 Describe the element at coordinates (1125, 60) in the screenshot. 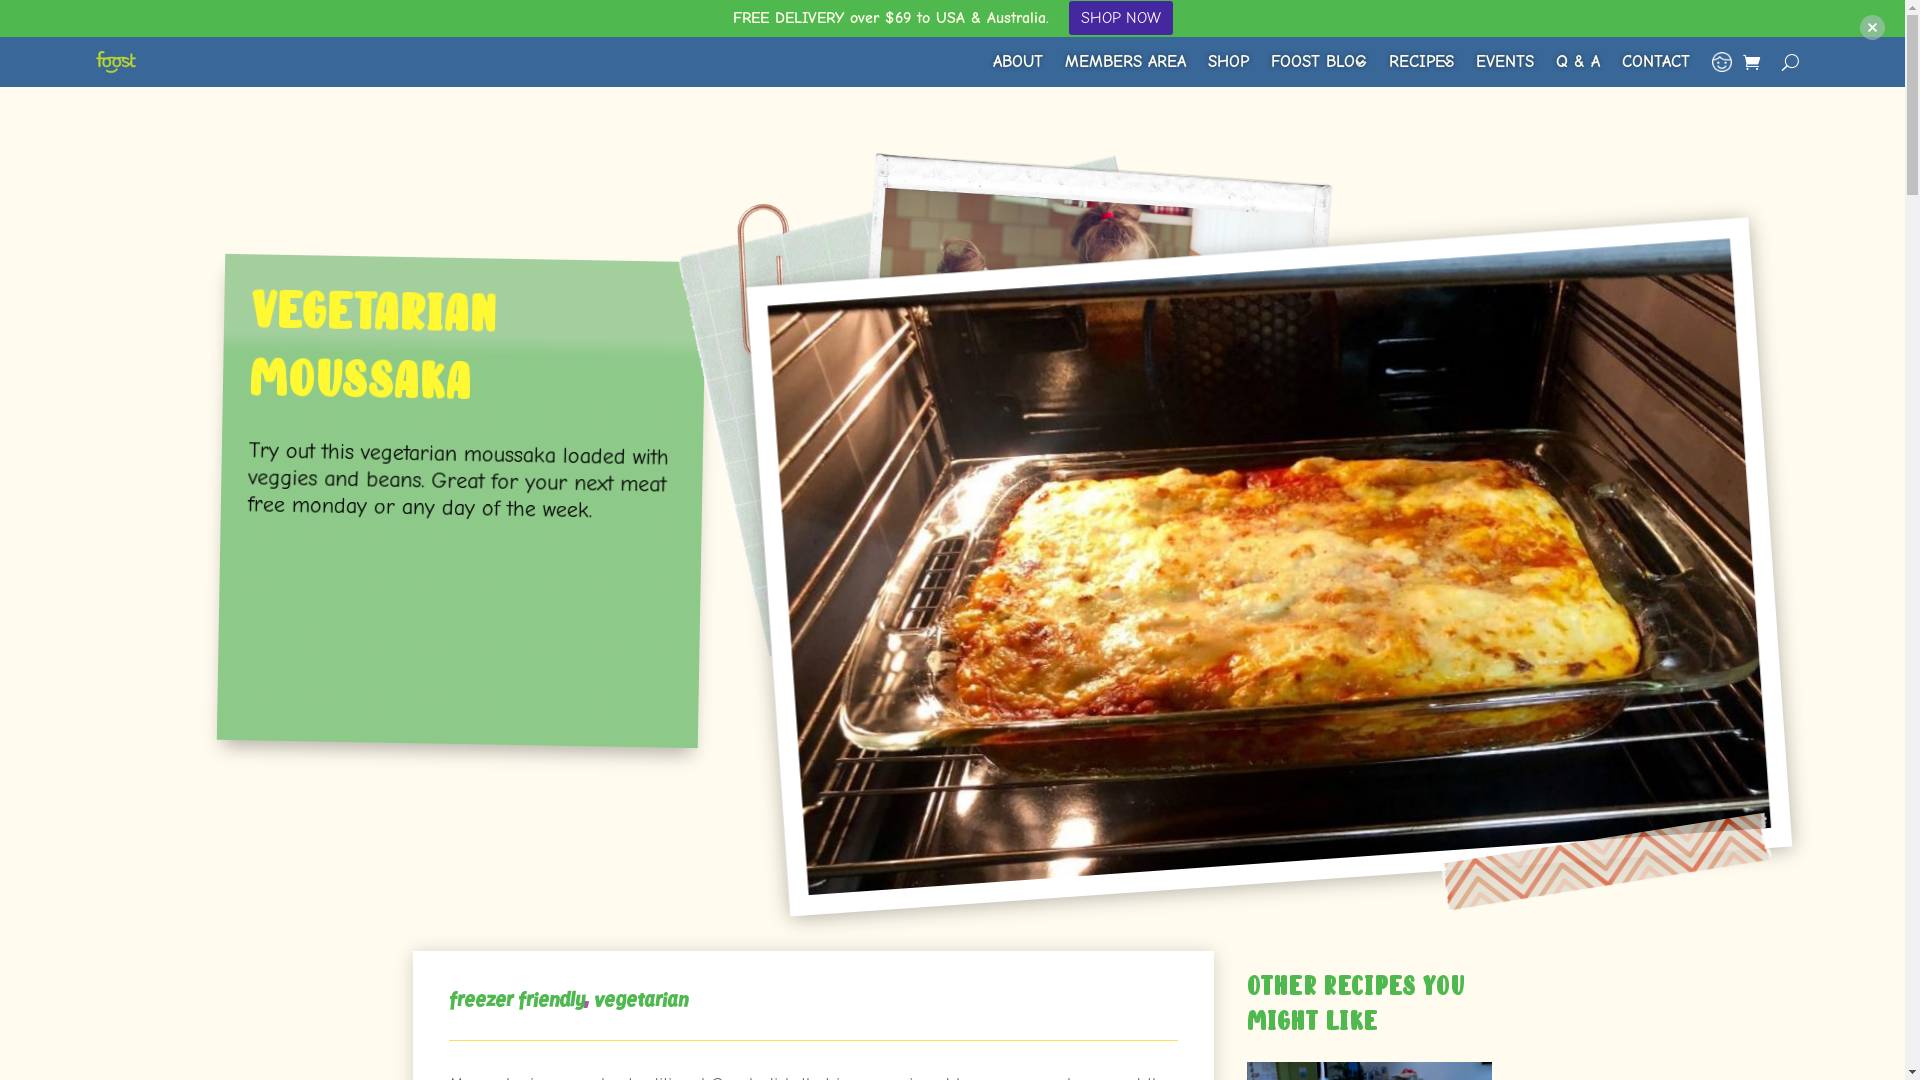

I see `'MEMBERS AREA'` at that location.